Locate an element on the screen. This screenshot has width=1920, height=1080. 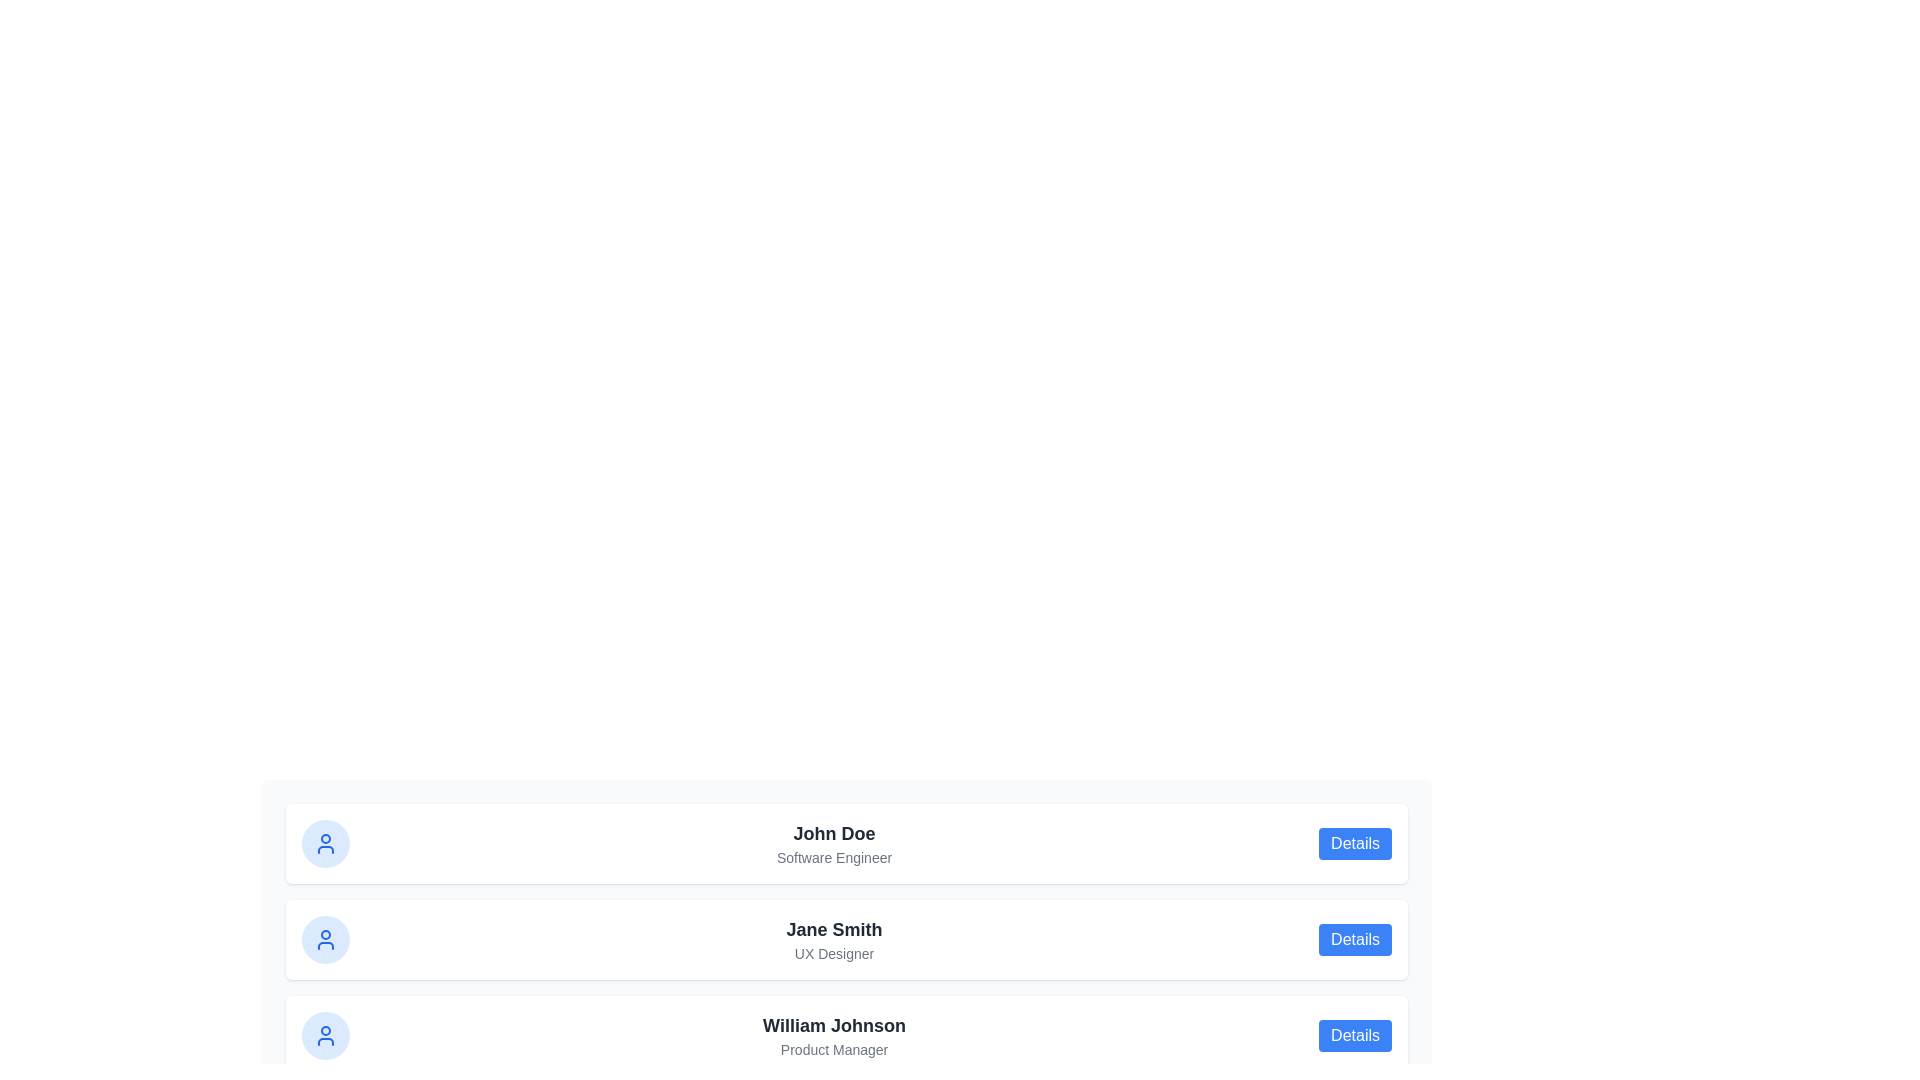
the circular user profile icon with a light blue background located to the left of the name 'William Johnson, Product Manager.' is located at coordinates (326, 1035).